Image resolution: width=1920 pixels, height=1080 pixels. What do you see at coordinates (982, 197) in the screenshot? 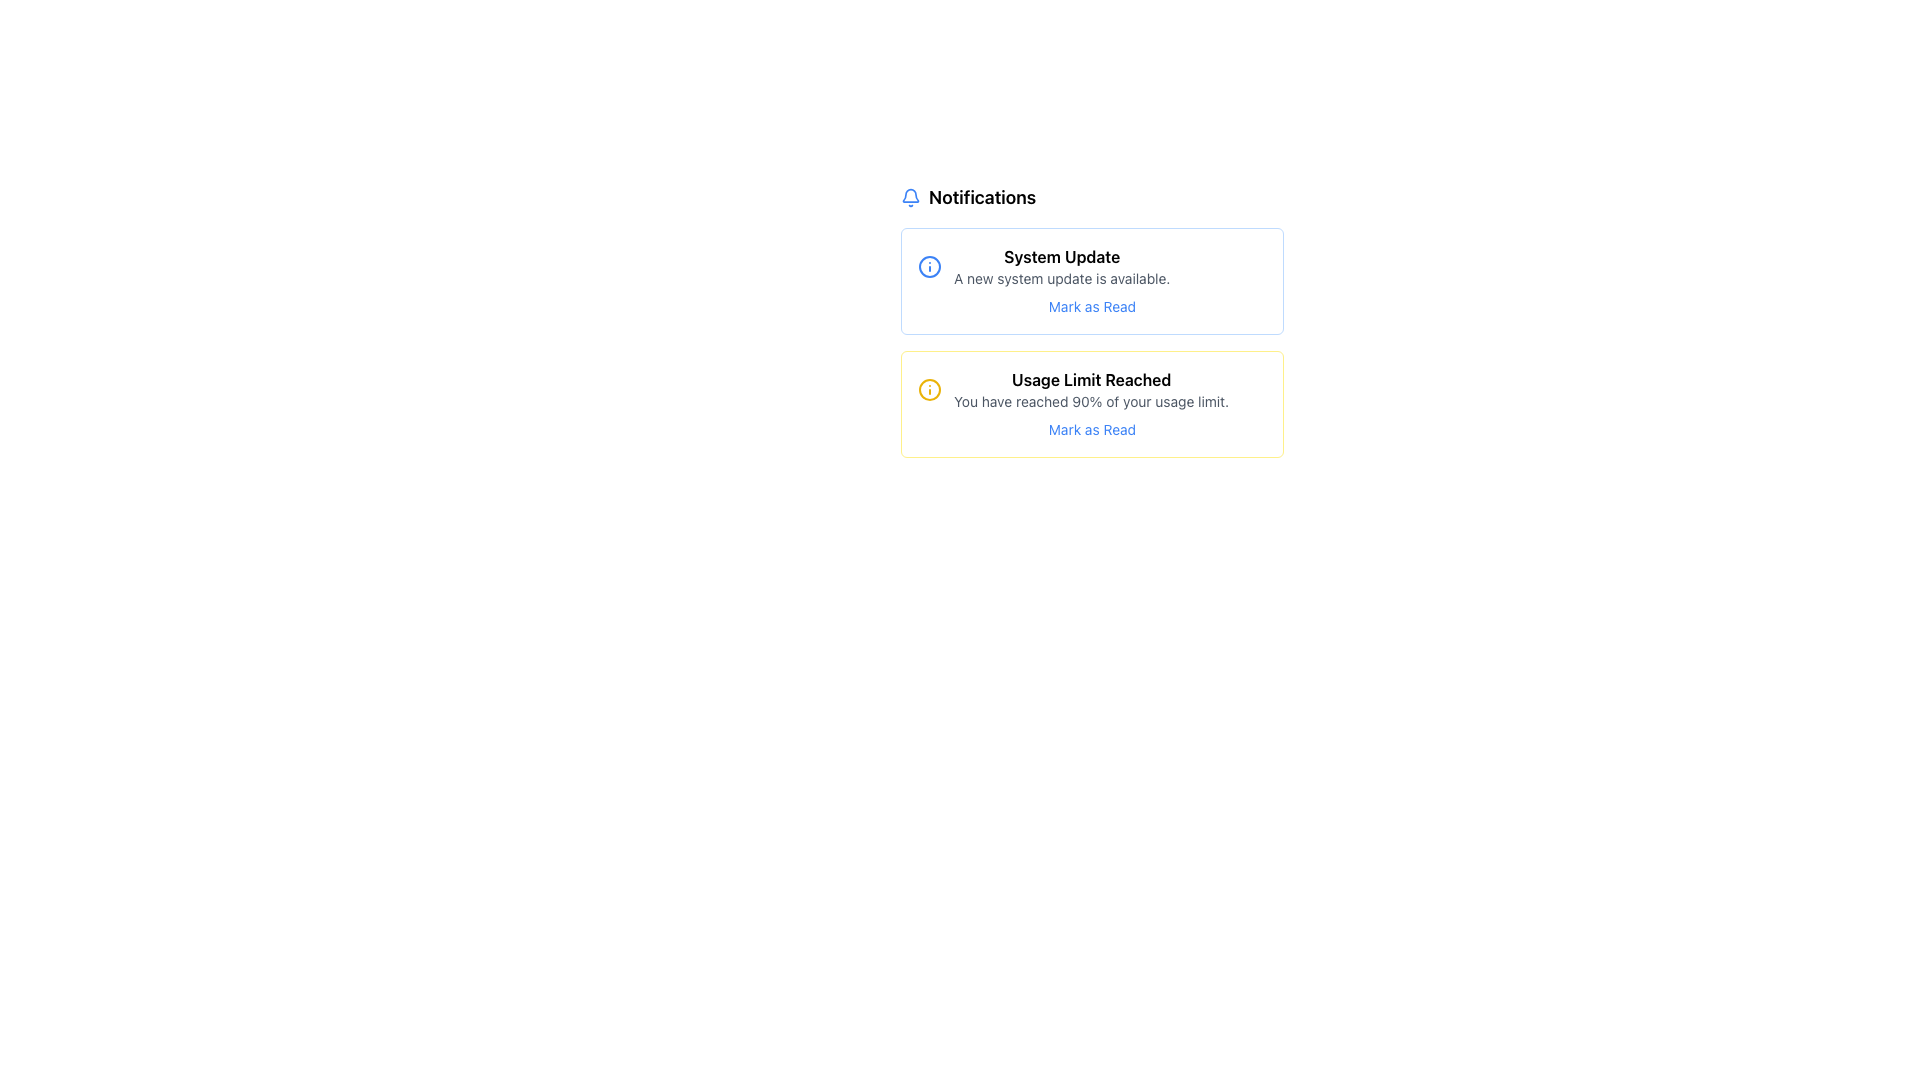
I see `the bold, black text label 'Notifications' that is styled with a larger font size and is positioned next to a blue bell icon` at bounding box center [982, 197].